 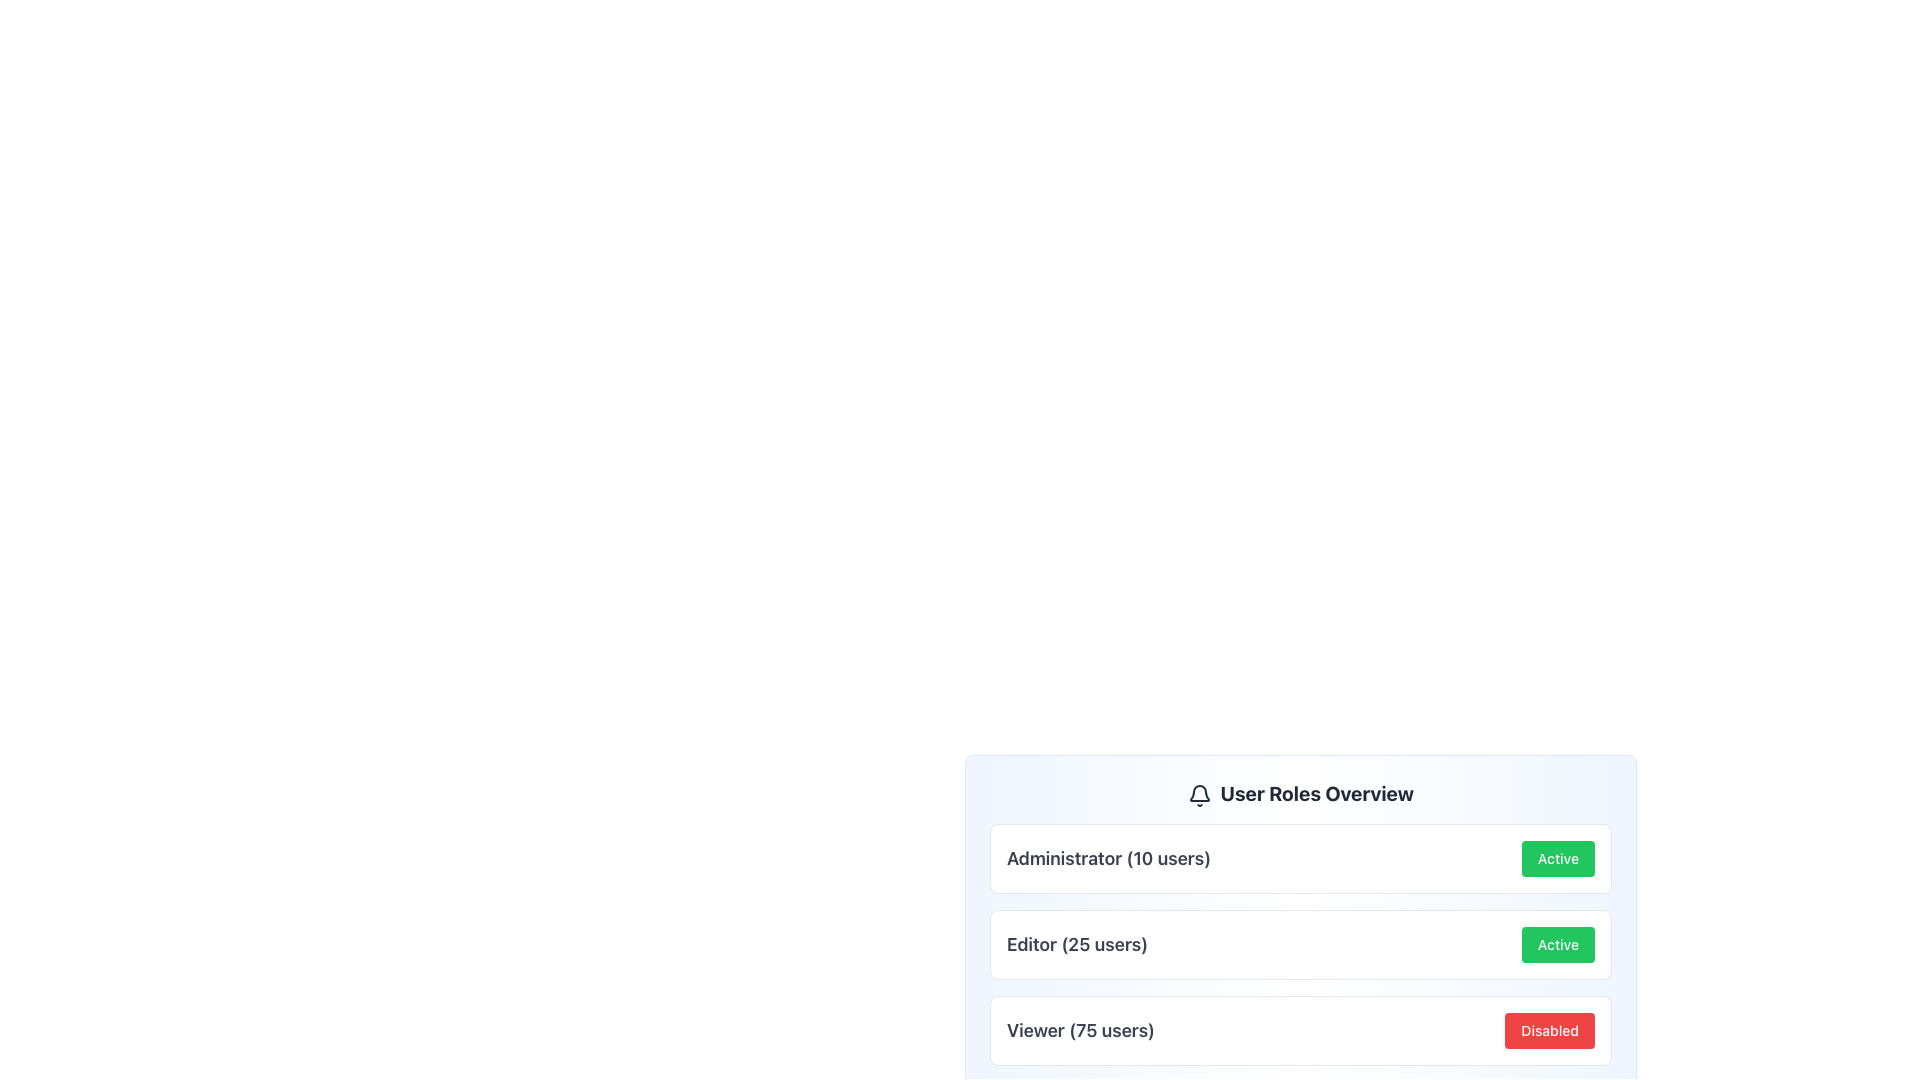 What do you see at coordinates (1107, 858) in the screenshot?
I see `the Static Text Label reading 'Administrator (10 users)' which is displayed in bold within a white rectangular card, located near the upper-left segment of the card, to the left of the label 'Active'` at bounding box center [1107, 858].